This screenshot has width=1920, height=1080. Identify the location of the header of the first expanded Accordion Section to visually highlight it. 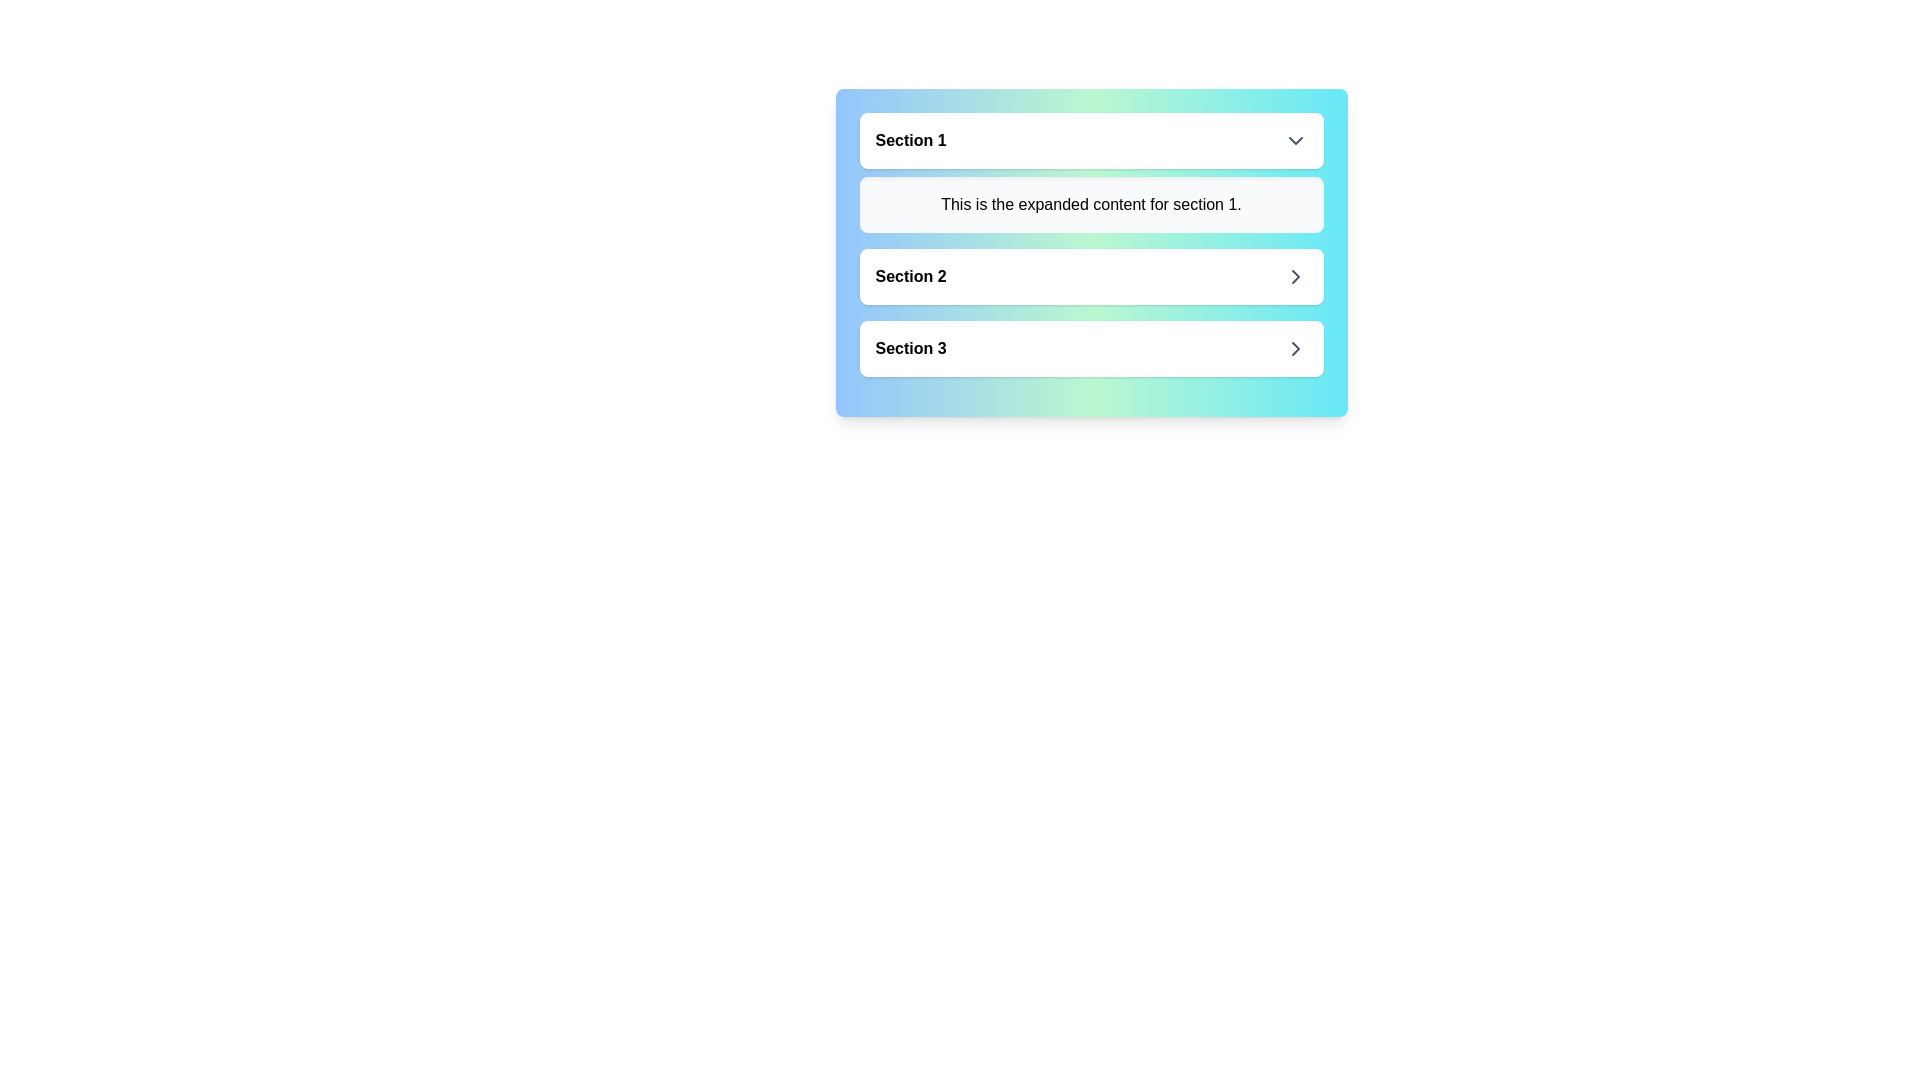
(1090, 172).